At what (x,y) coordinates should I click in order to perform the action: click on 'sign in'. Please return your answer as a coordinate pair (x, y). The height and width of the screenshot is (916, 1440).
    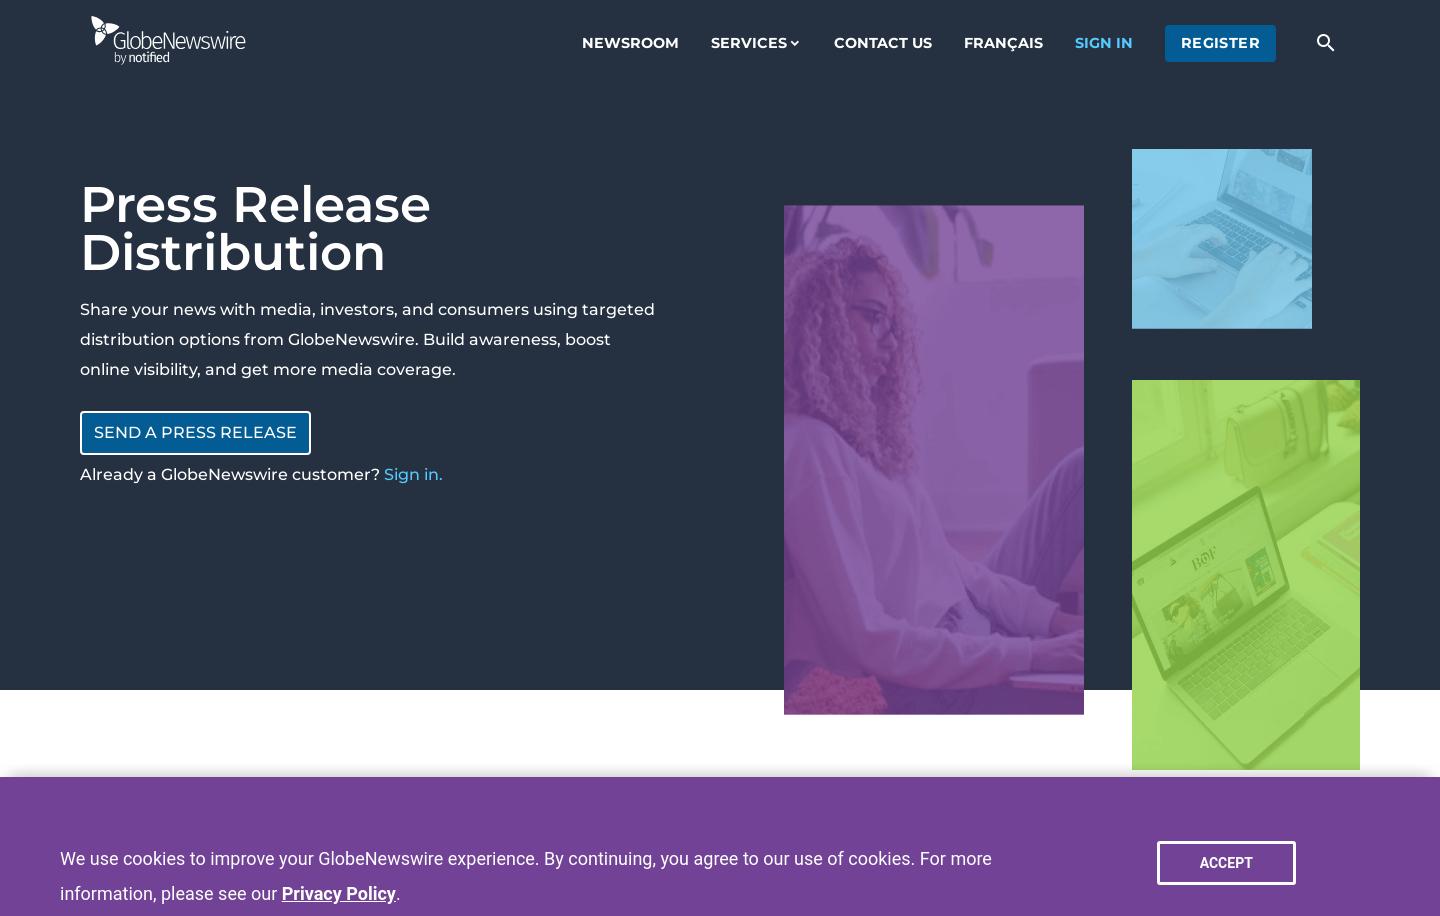
    Looking at the image, I should click on (1073, 42).